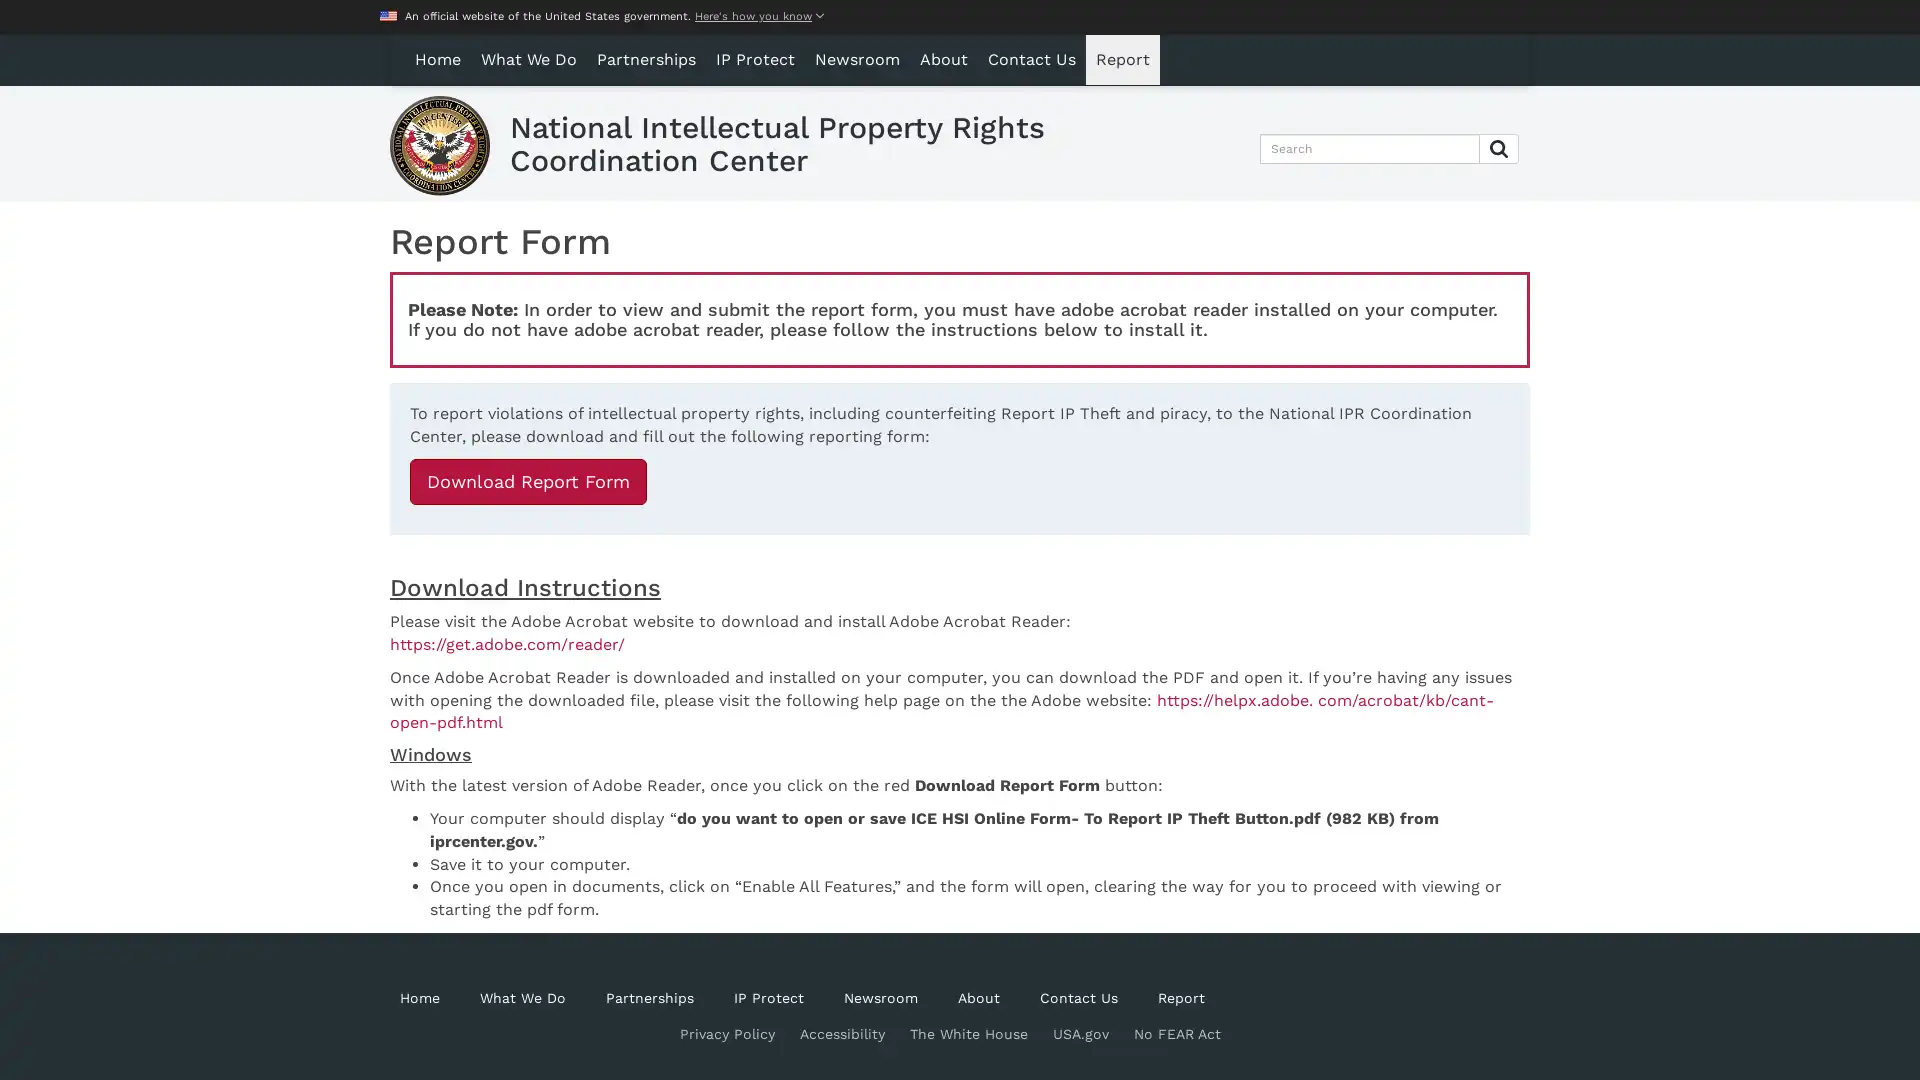  Describe the element at coordinates (1498, 146) in the screenshot. I see `Submit Search` at that location.